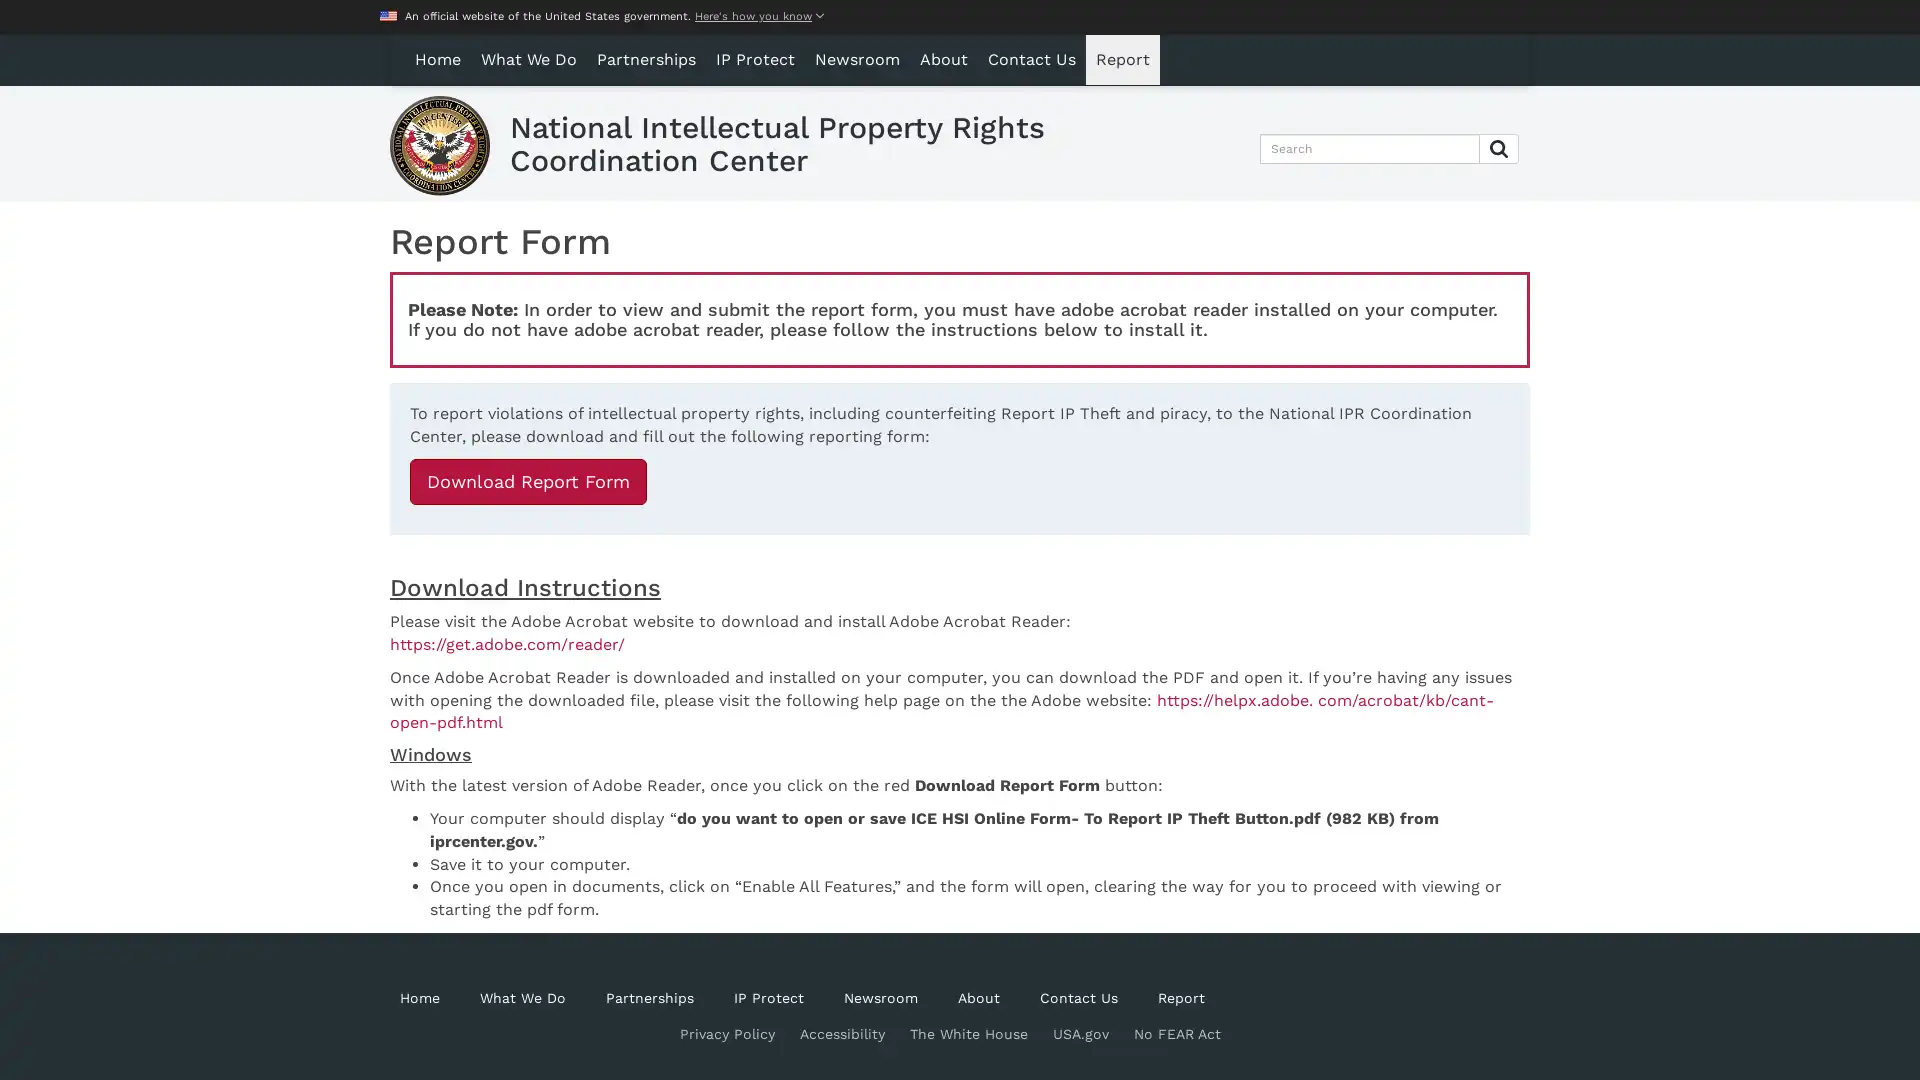  Describe the element at coordinates (1498, 146) in the screenshot. I see `Submit Search` at that location.